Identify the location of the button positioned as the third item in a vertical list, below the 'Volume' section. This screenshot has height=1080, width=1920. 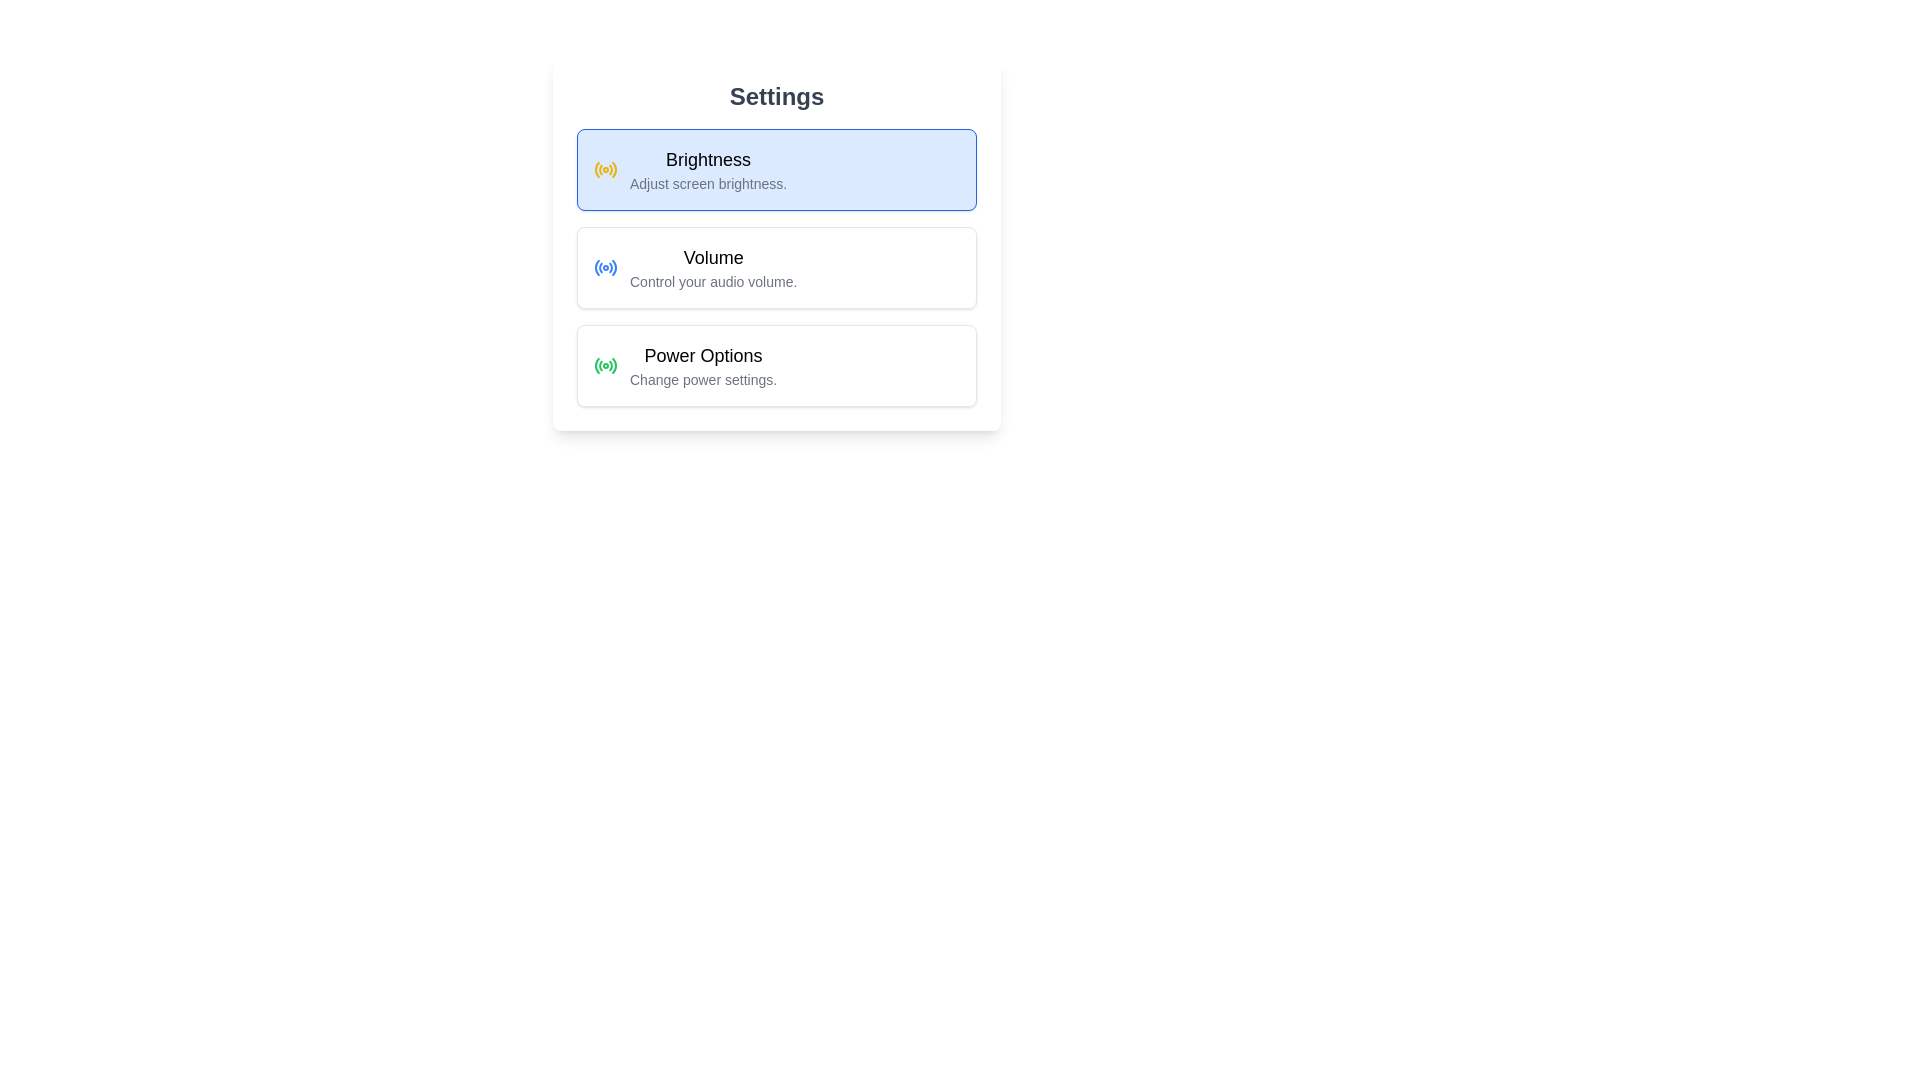
(776, 366).